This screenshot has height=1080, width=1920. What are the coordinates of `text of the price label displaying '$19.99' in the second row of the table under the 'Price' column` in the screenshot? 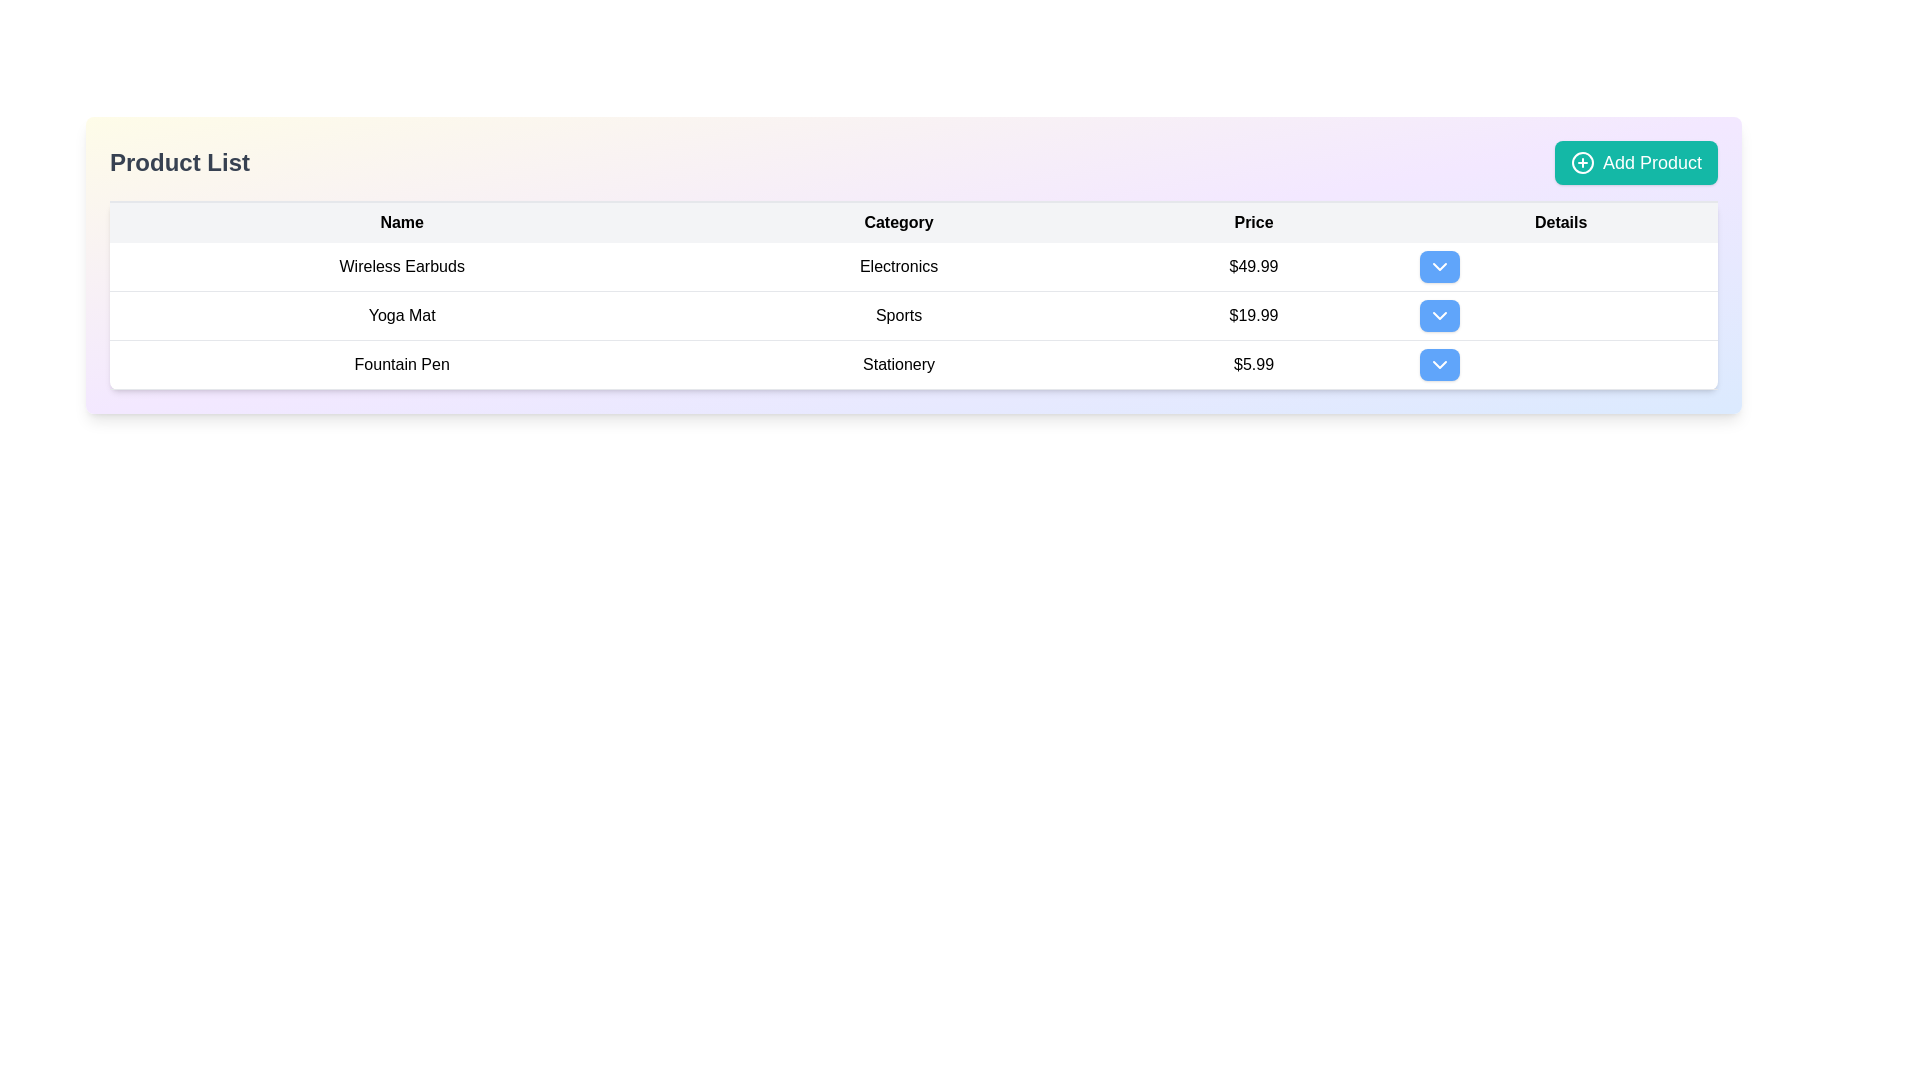 It's located at (1252, 315).